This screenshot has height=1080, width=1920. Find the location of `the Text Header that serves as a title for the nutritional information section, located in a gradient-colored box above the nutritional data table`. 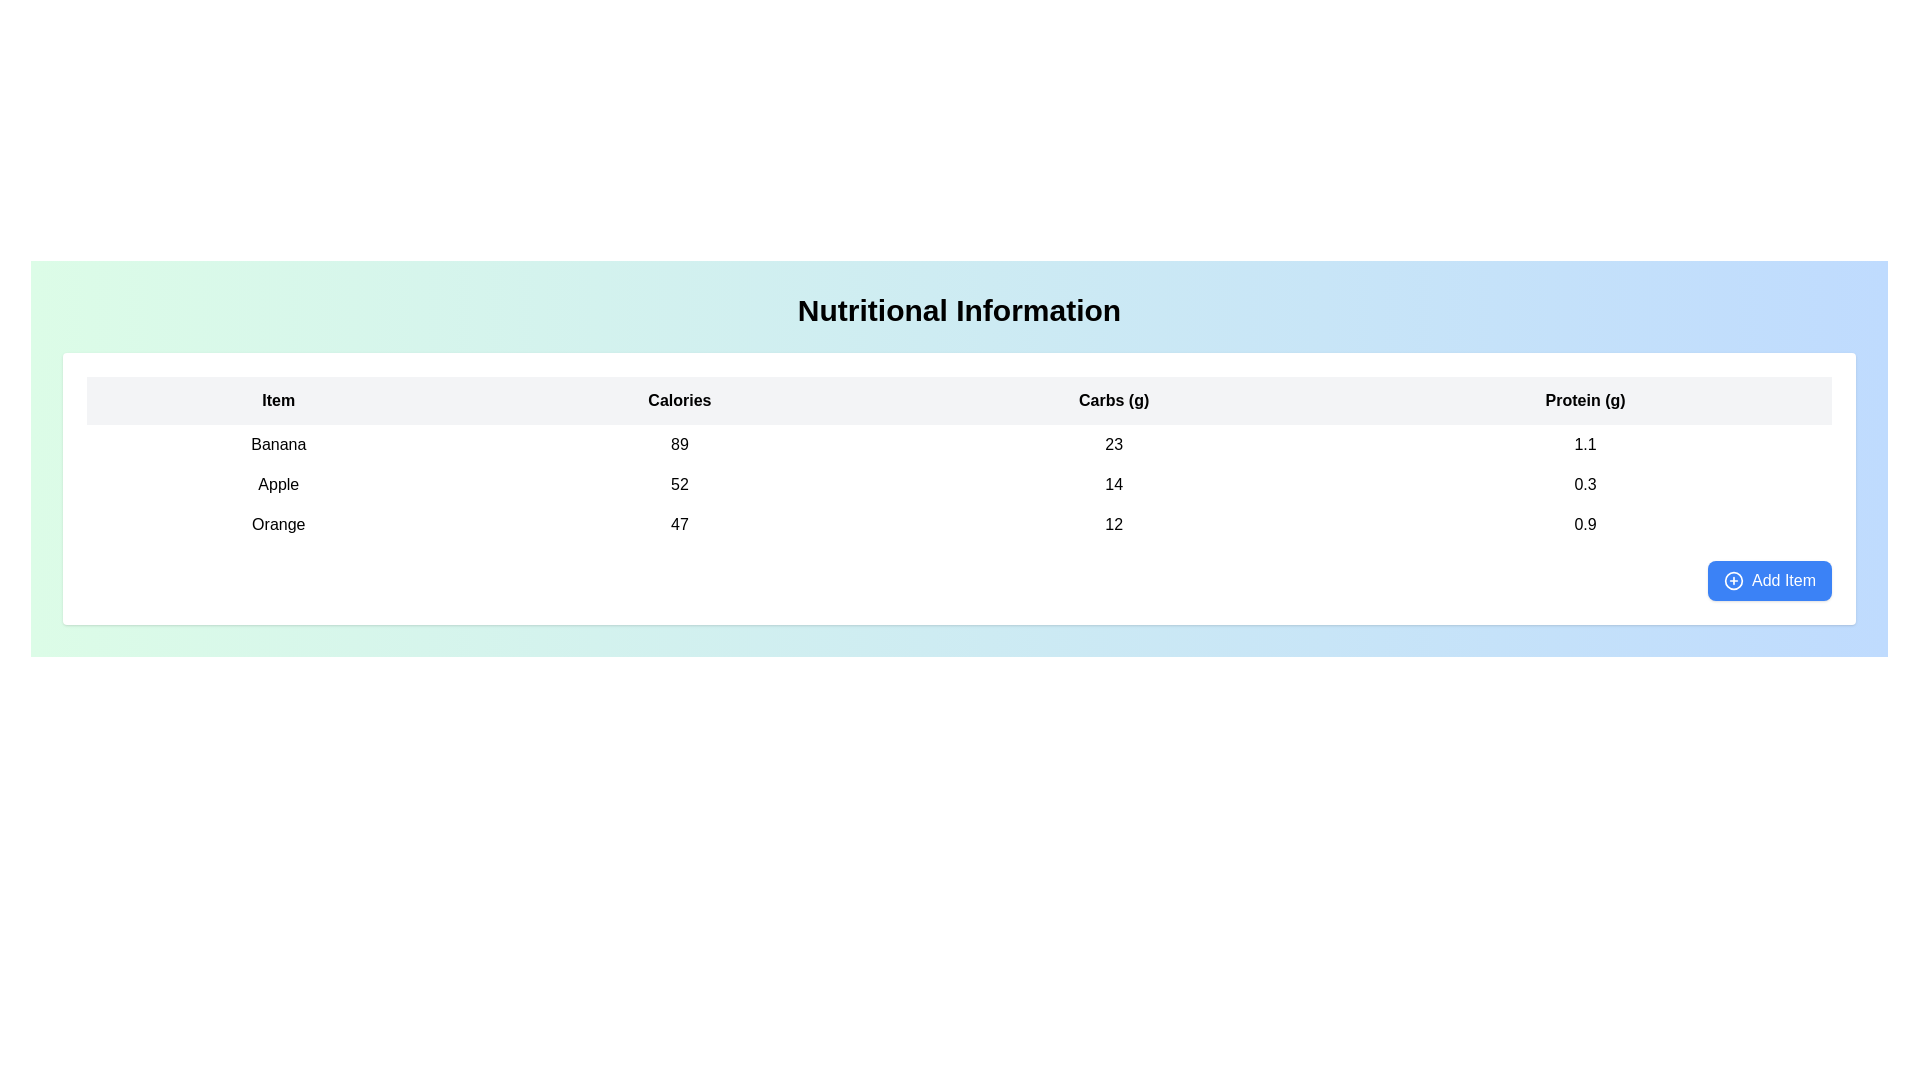

the Text Header that serves as a title for the nutritional information section, located in a gradient-colored box above the nutritional data table is located at coordinates (958, 311).